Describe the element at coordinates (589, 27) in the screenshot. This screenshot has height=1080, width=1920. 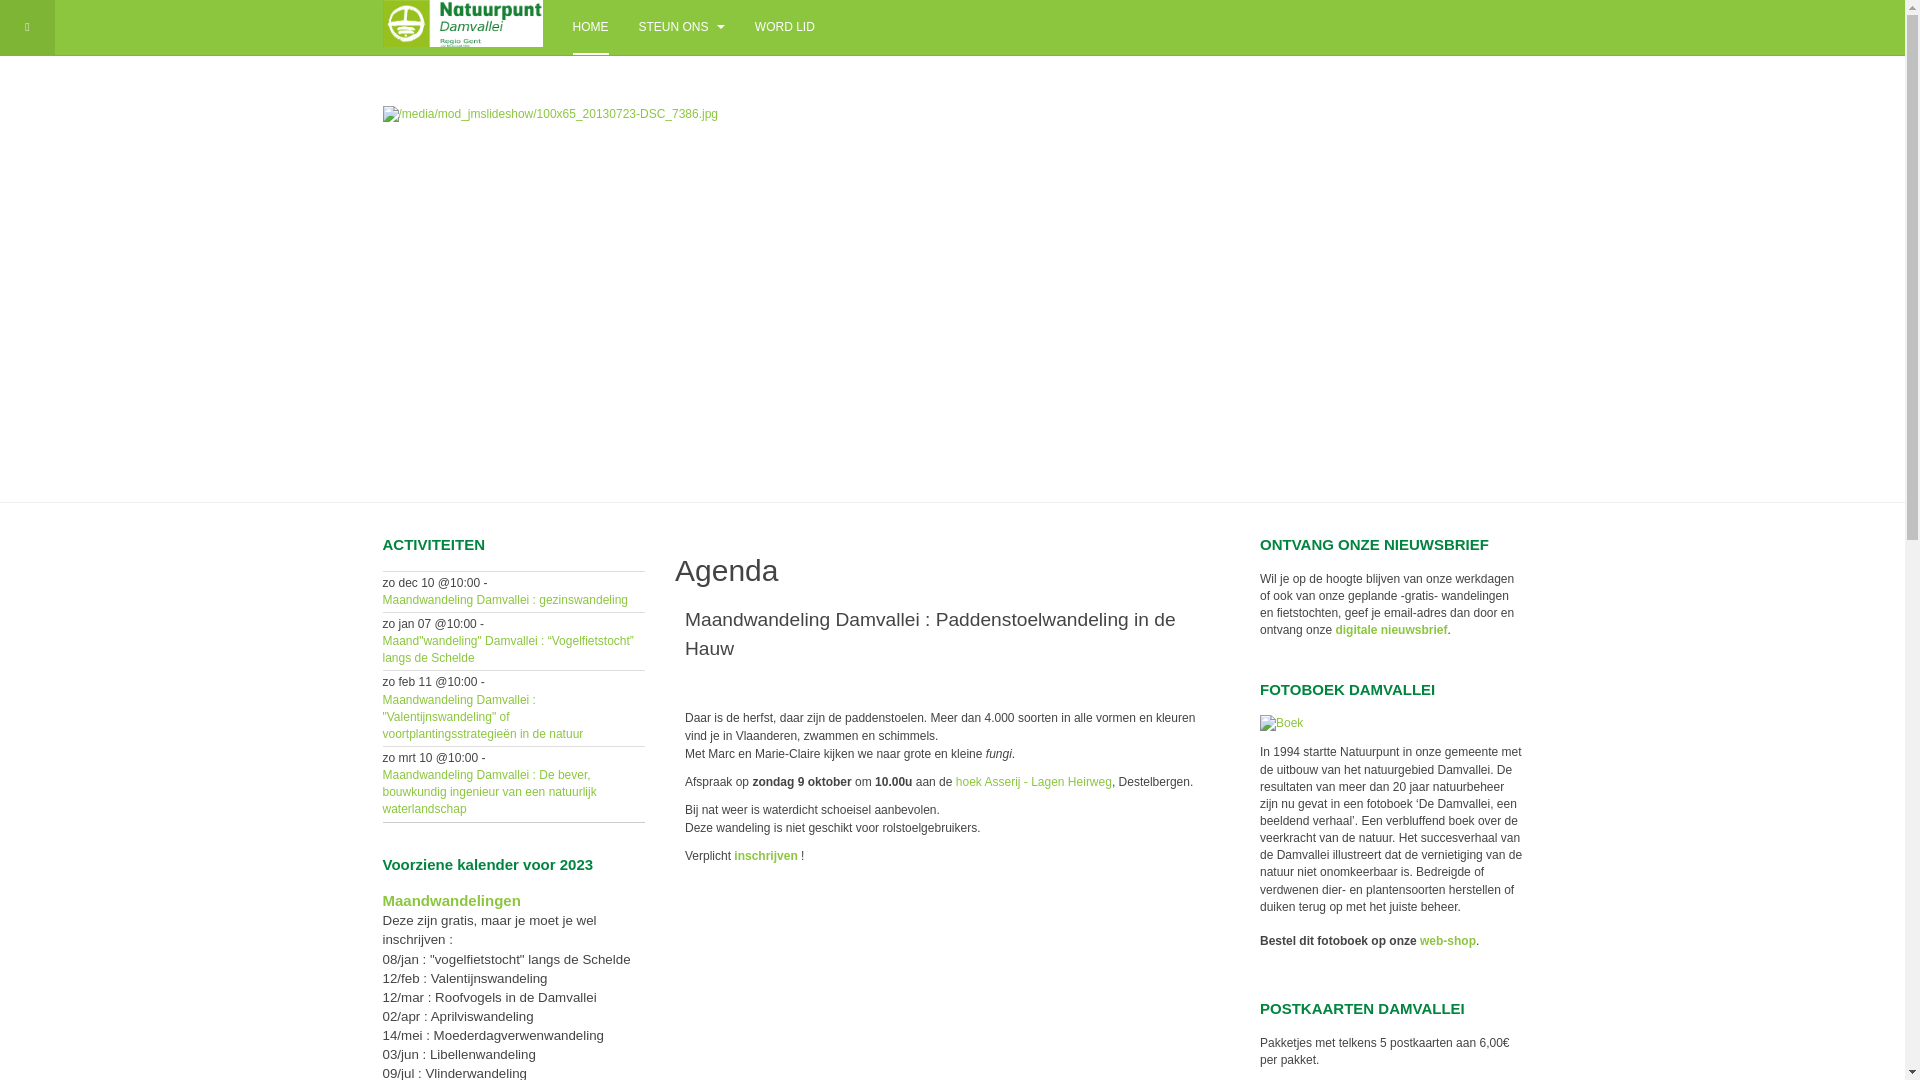
I see `'HOME'` at that location.